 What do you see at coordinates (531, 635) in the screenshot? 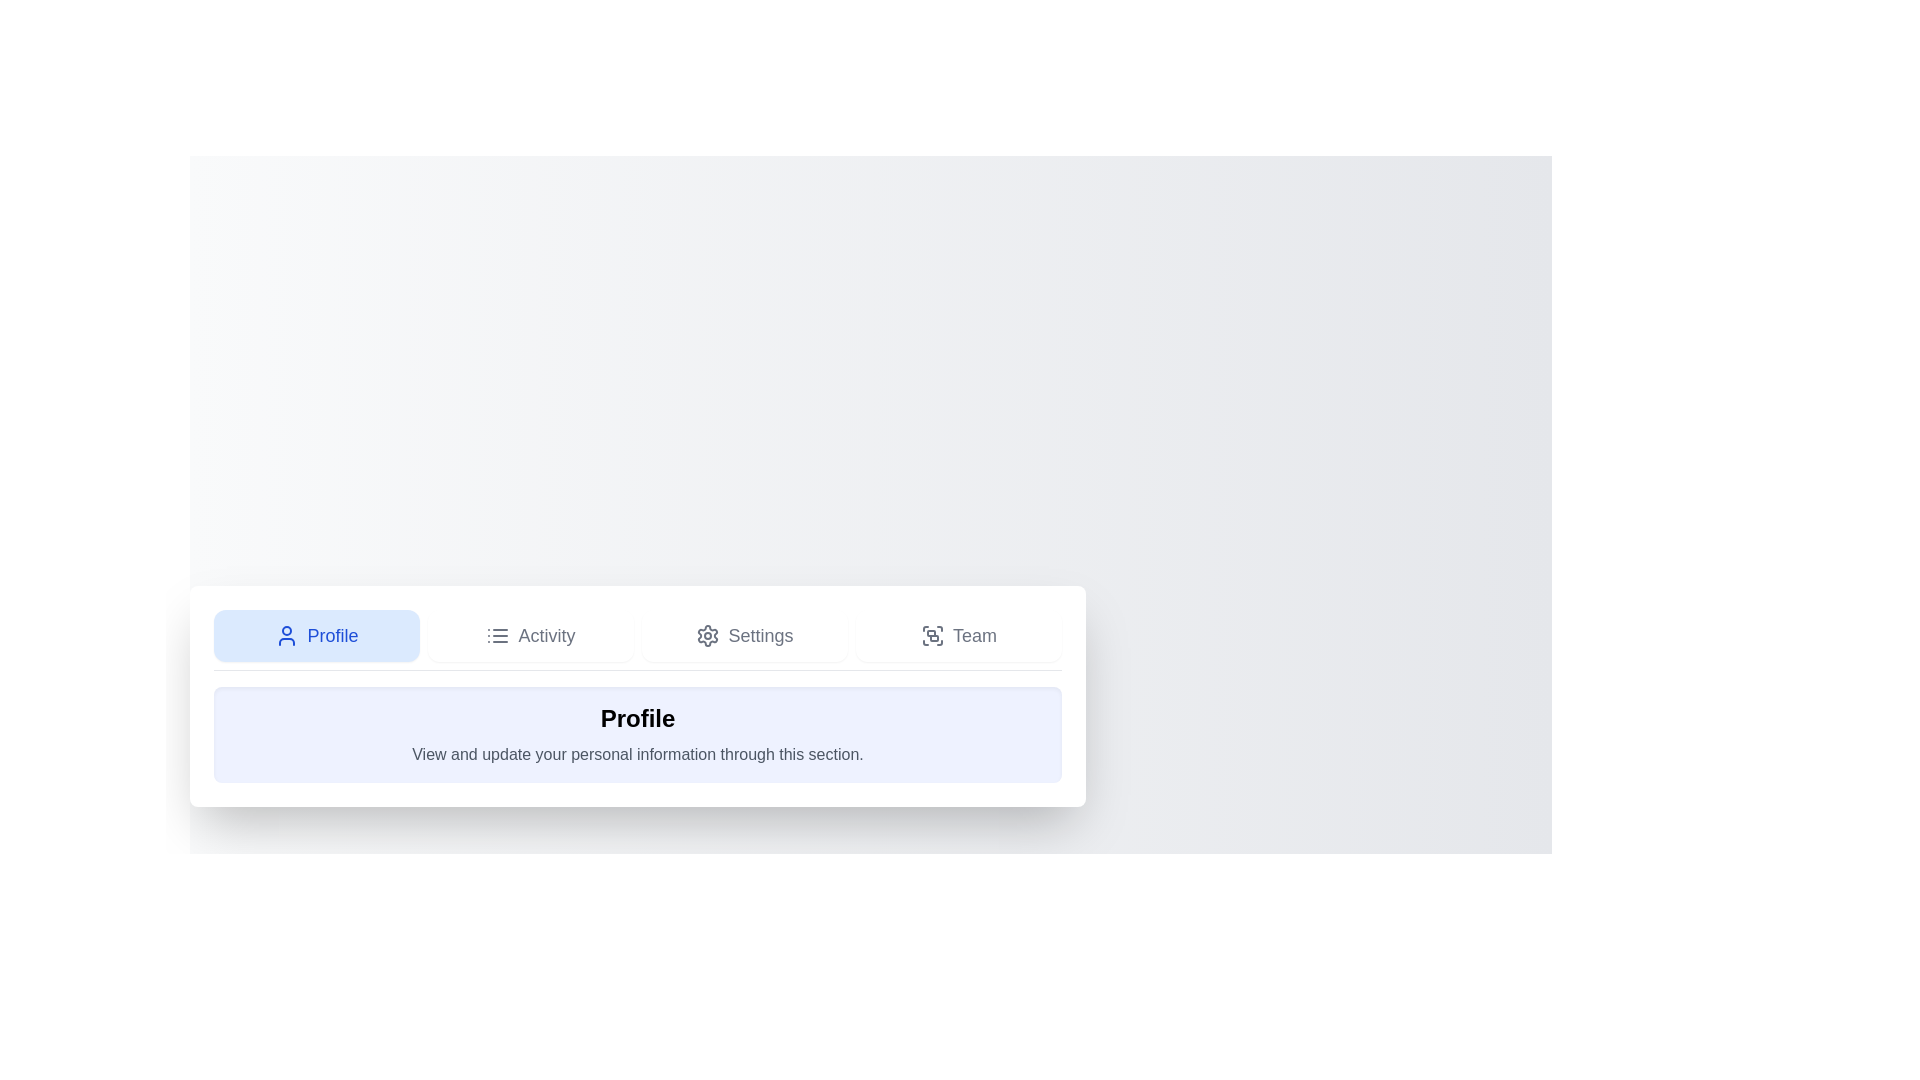
I see `the tab labeled Activity to observe its hover effect` at bounding box center [531, 635].